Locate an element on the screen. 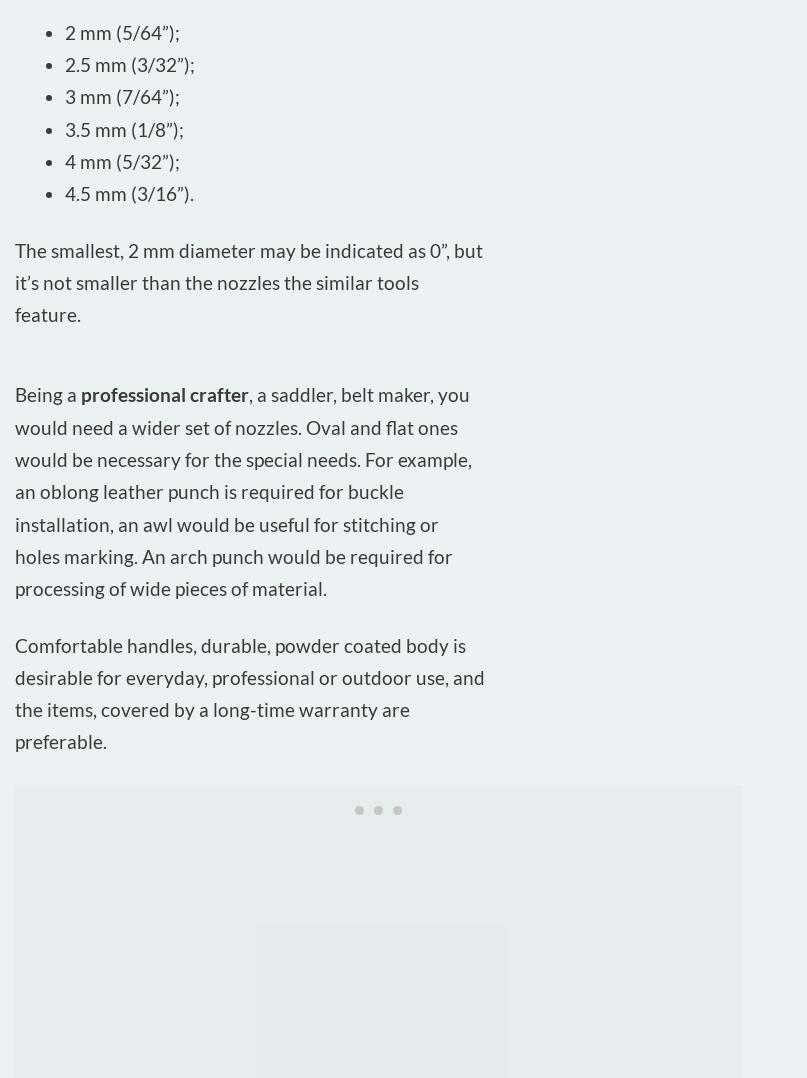  ', a saddler, belt maker, you would need a wider set of nozzles. Oval and flat ones would be necessary for the special needs. For example, an oblong leather punch is required for buckle installation, an awl would be useful for stitching or holes marking. An arch punch would be required for processing of wide pieces of material.' is located at coordinates (242, 490).